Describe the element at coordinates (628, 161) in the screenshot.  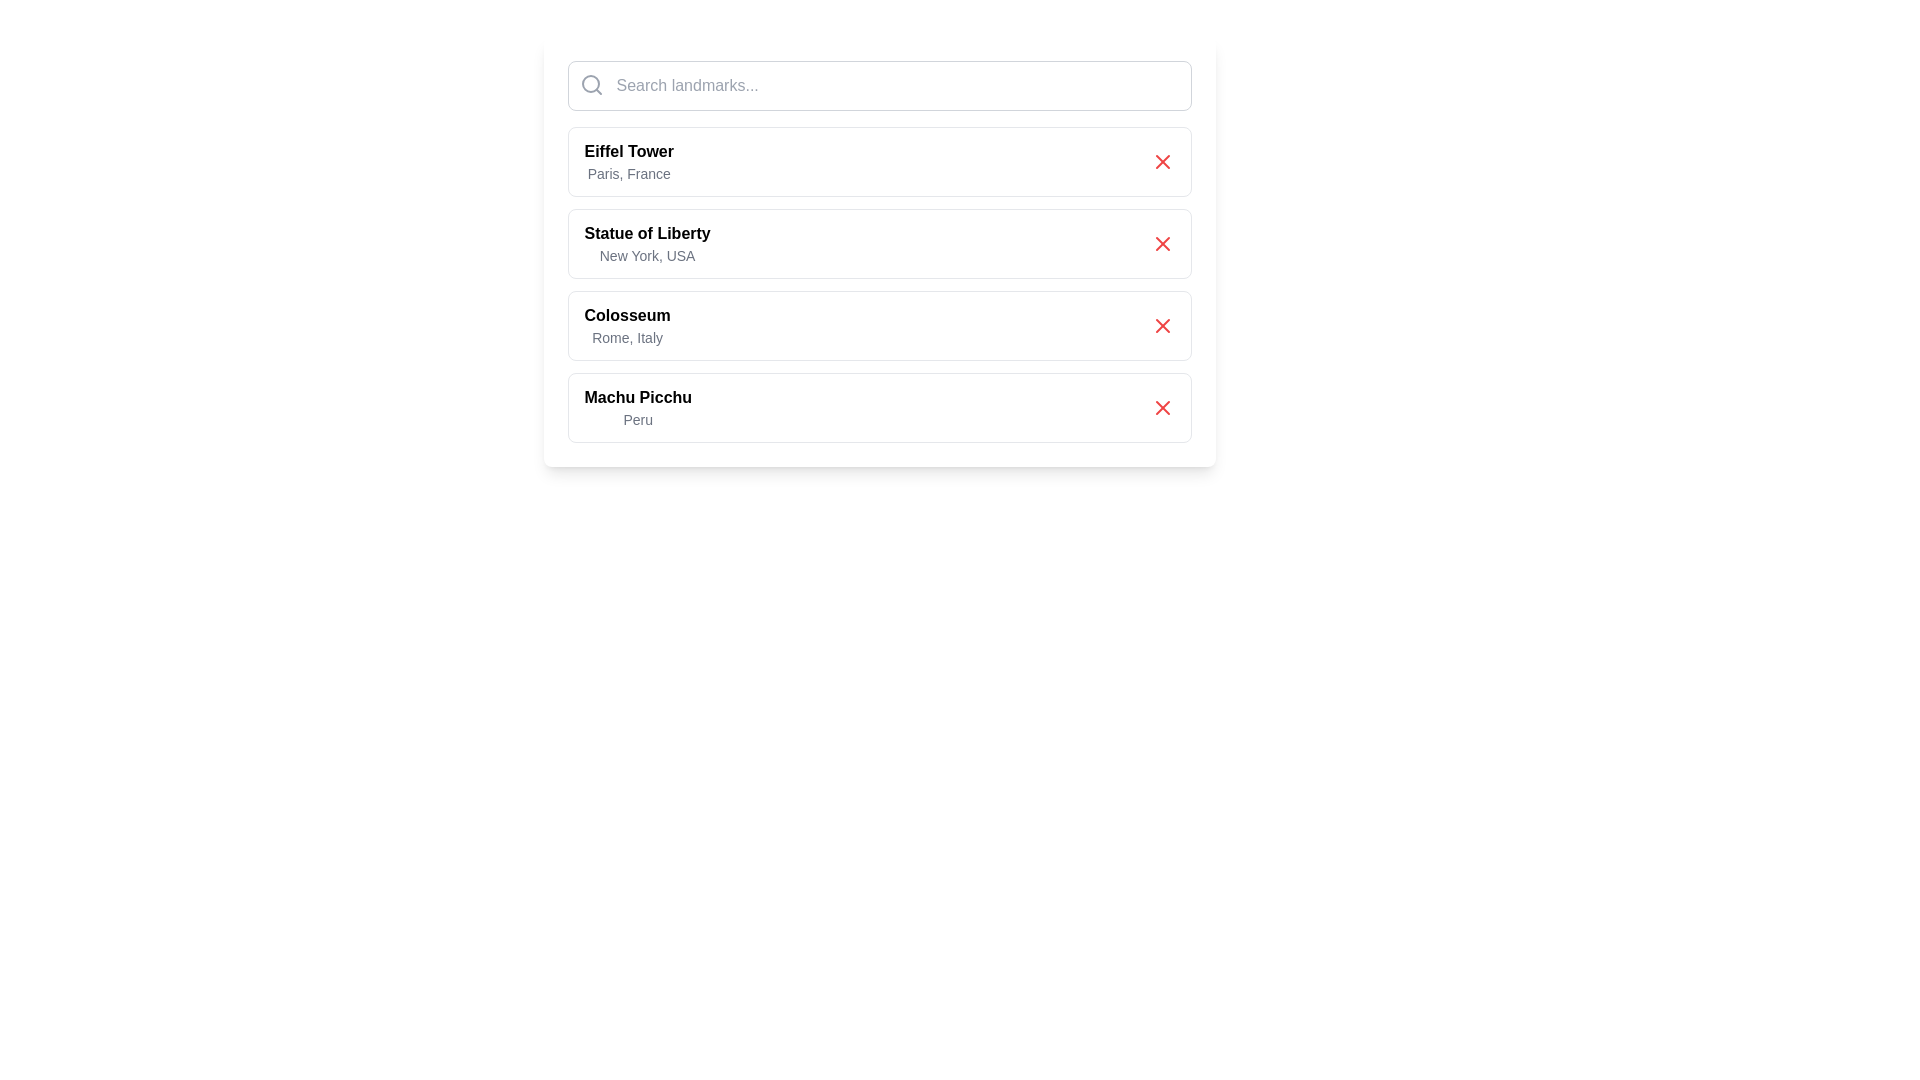
I see `to select the first entry in the list for the Eiffel Tower, located in Paris, France` at that location.